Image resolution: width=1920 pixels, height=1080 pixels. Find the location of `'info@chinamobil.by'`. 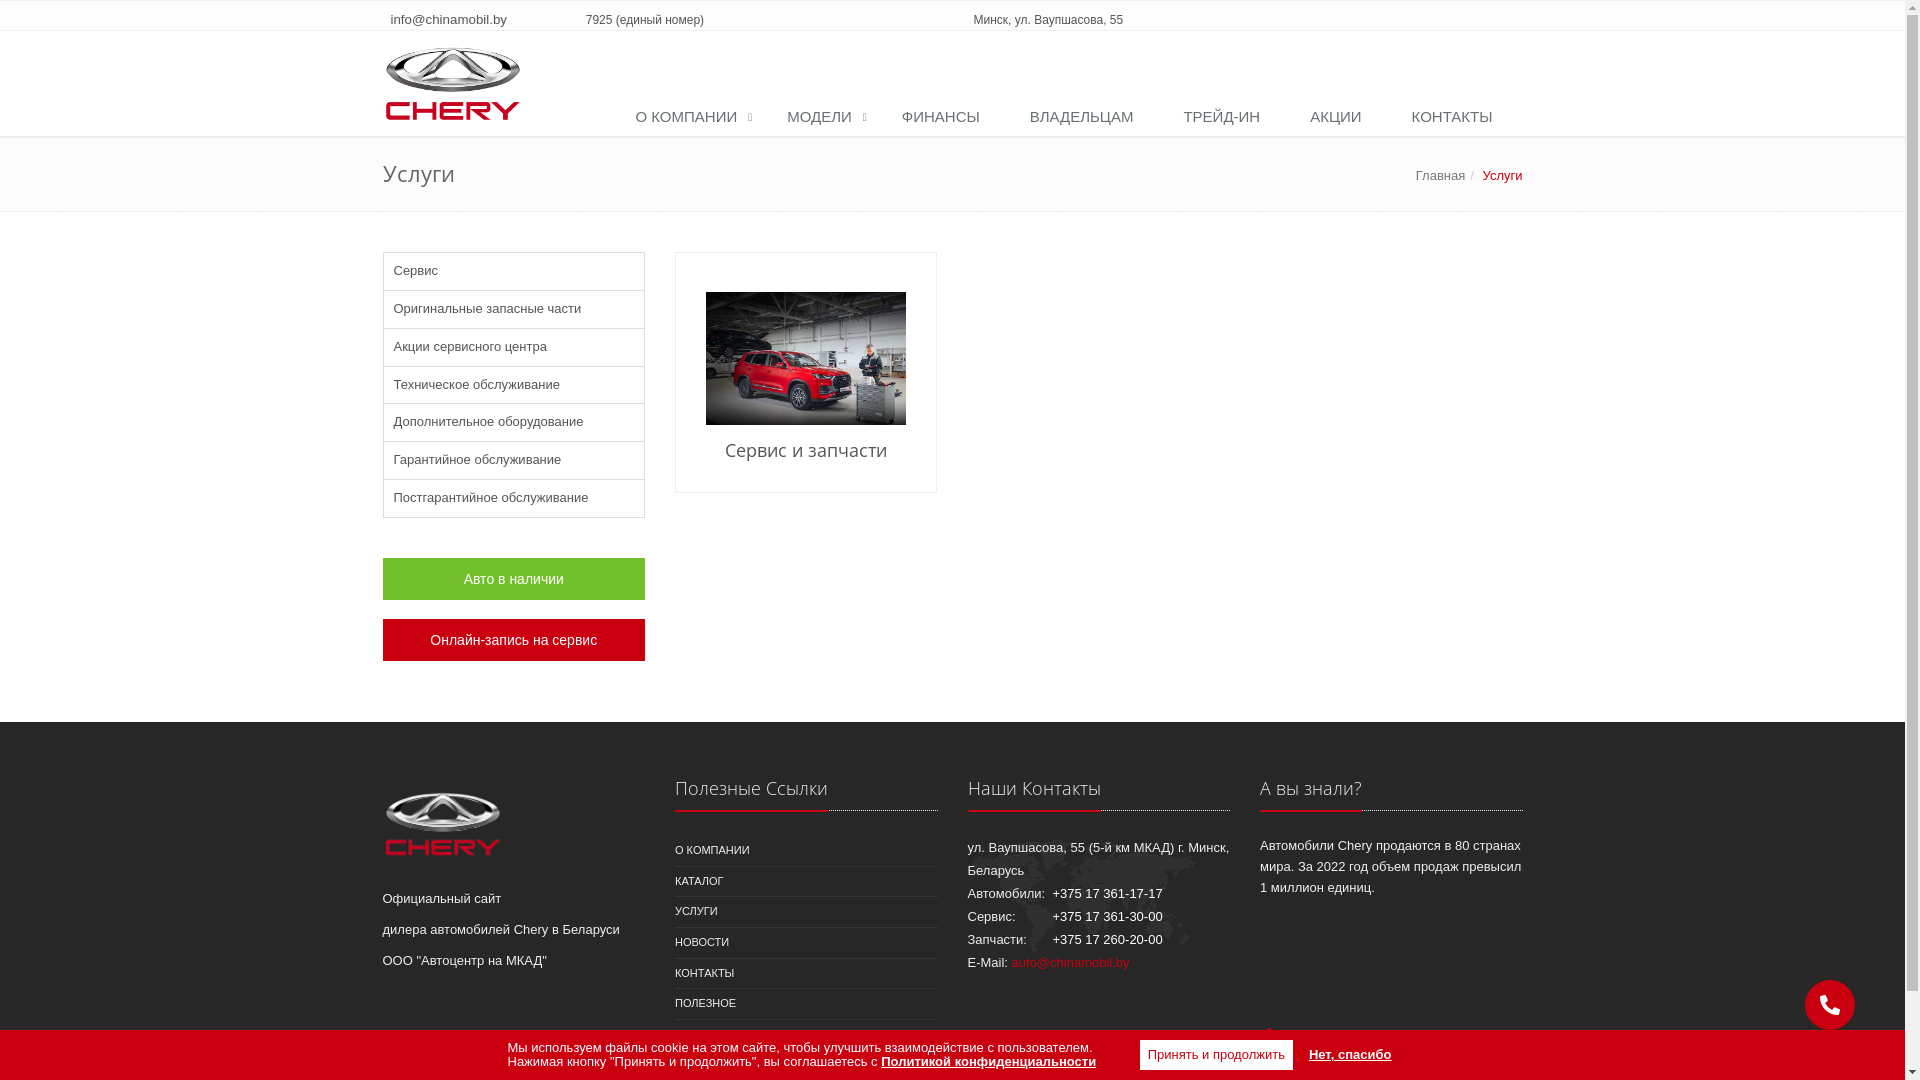

'info@chinamobil.by' is located at coordinates (447, 19).